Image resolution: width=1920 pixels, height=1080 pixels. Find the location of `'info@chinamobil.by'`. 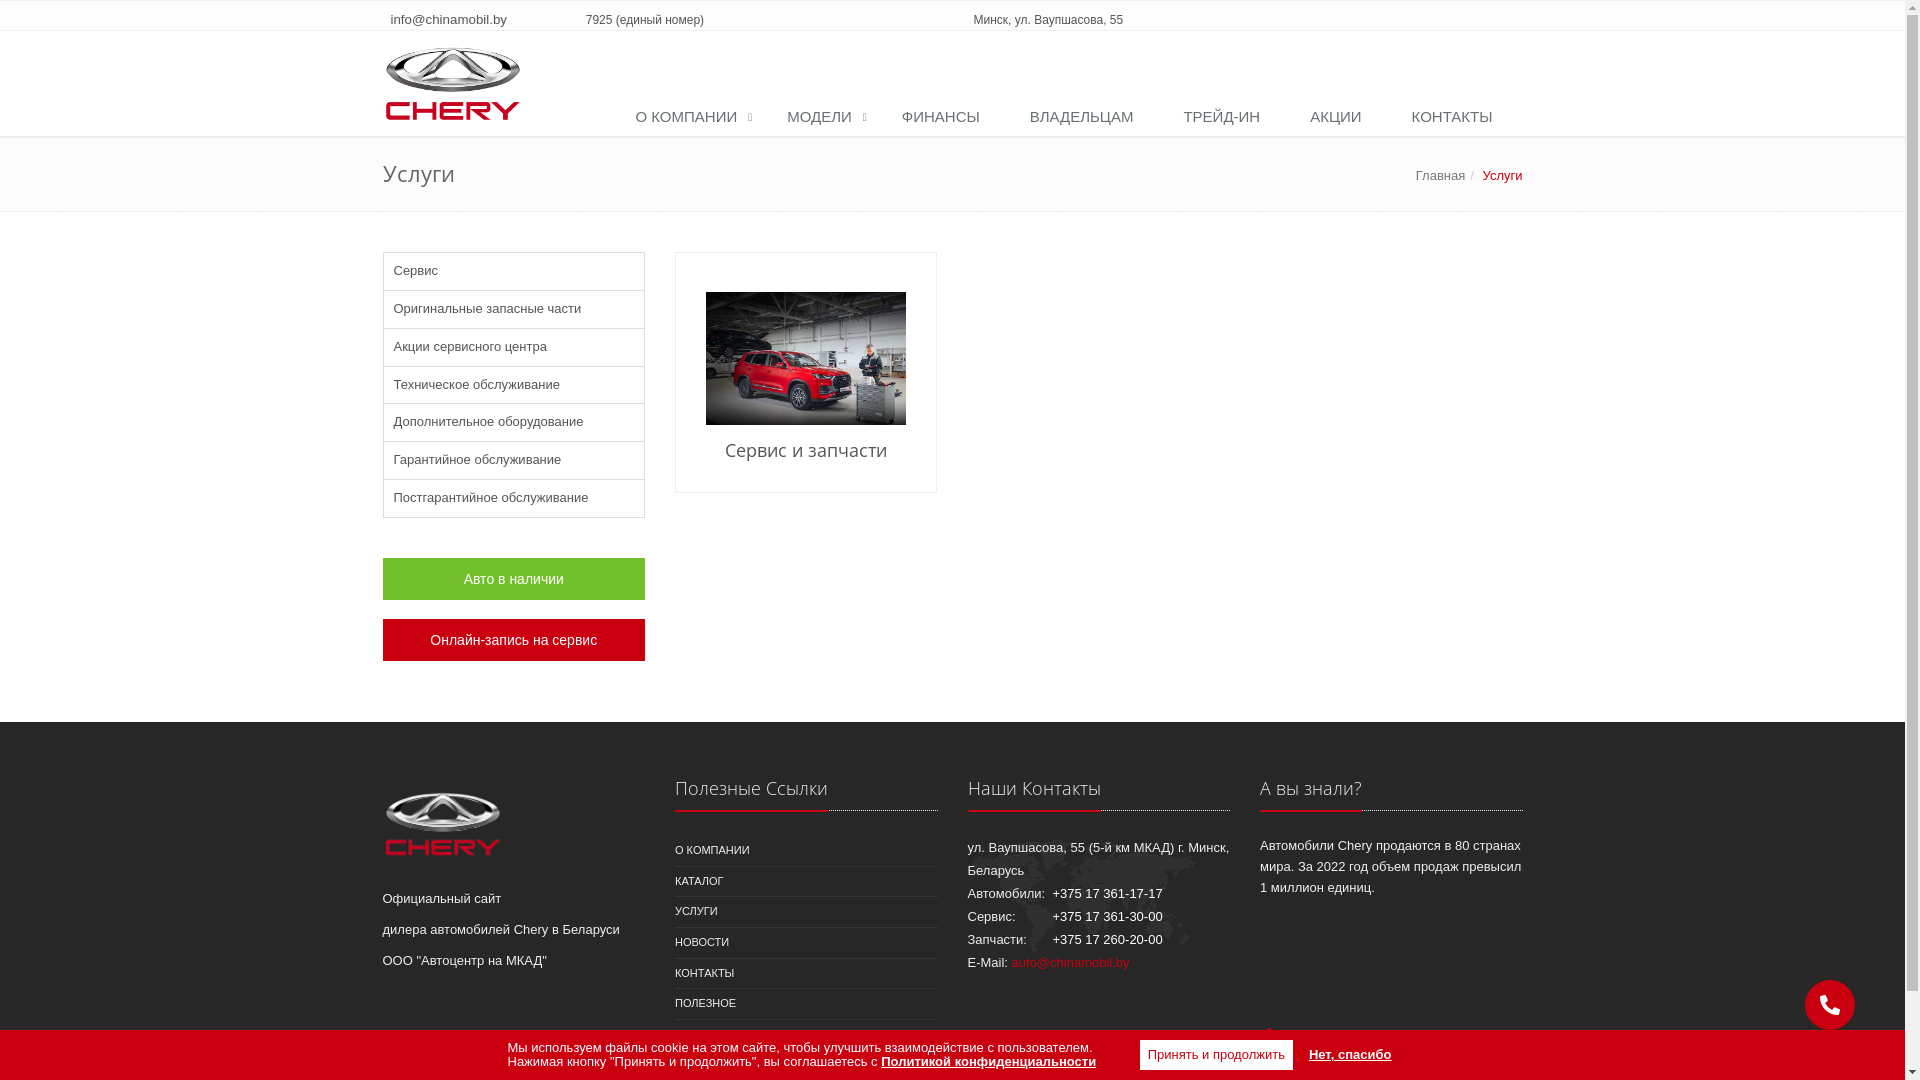

'info@chinamobil.by' is located at coordinates (447, 19).